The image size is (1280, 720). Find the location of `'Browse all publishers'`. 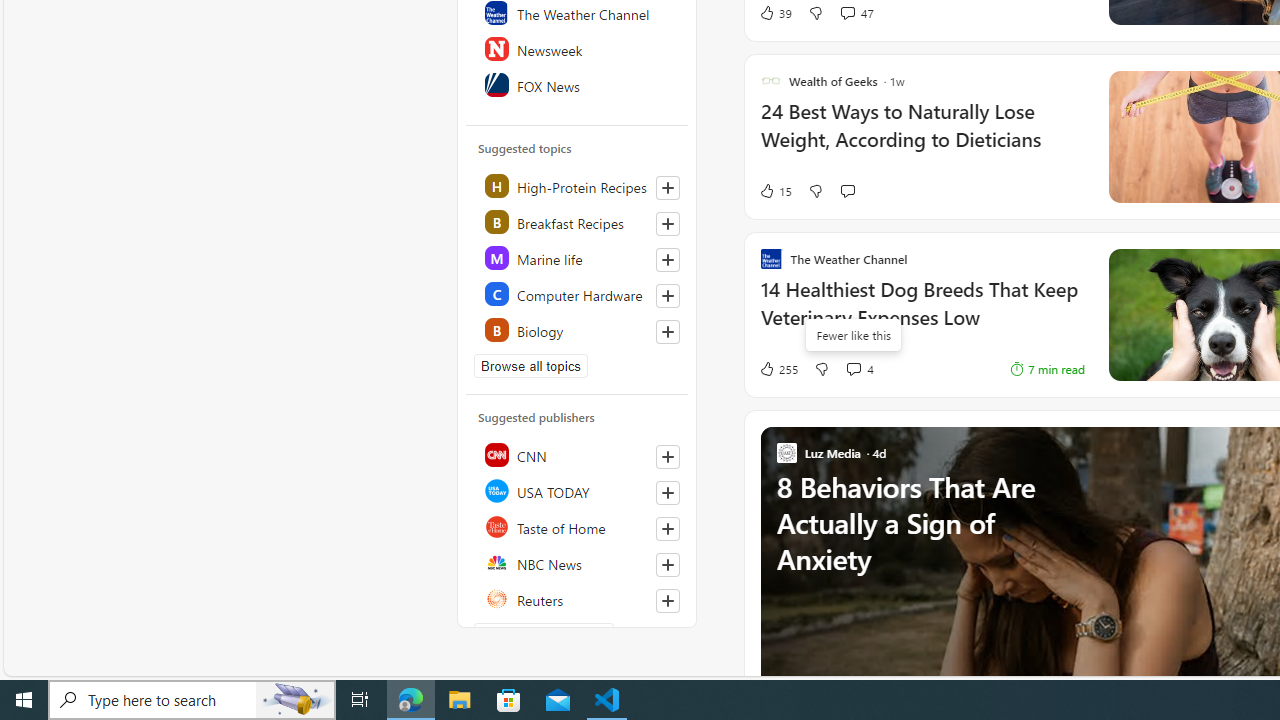

'Browse all publishers' is located at coordinates (544, 635).